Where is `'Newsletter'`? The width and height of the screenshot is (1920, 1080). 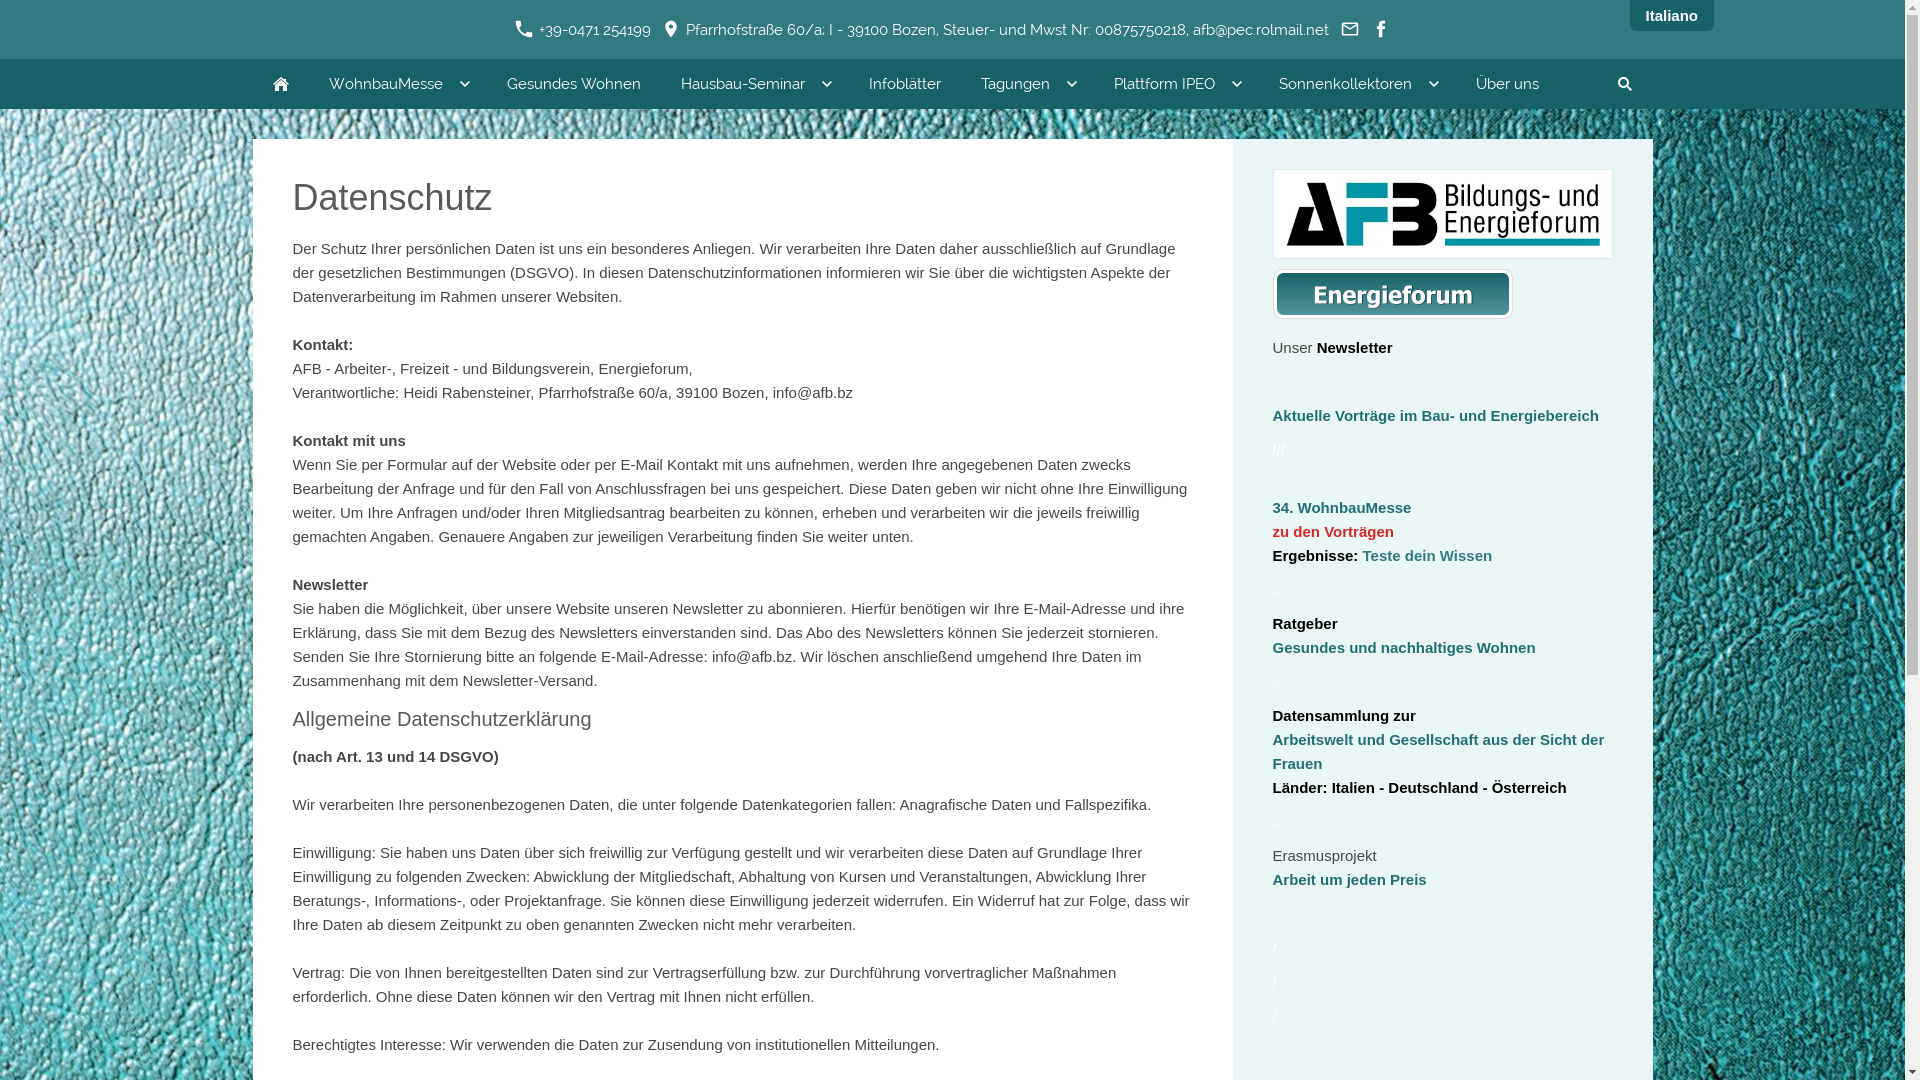
'Newsletter' is located at coordinates (1354, 346).